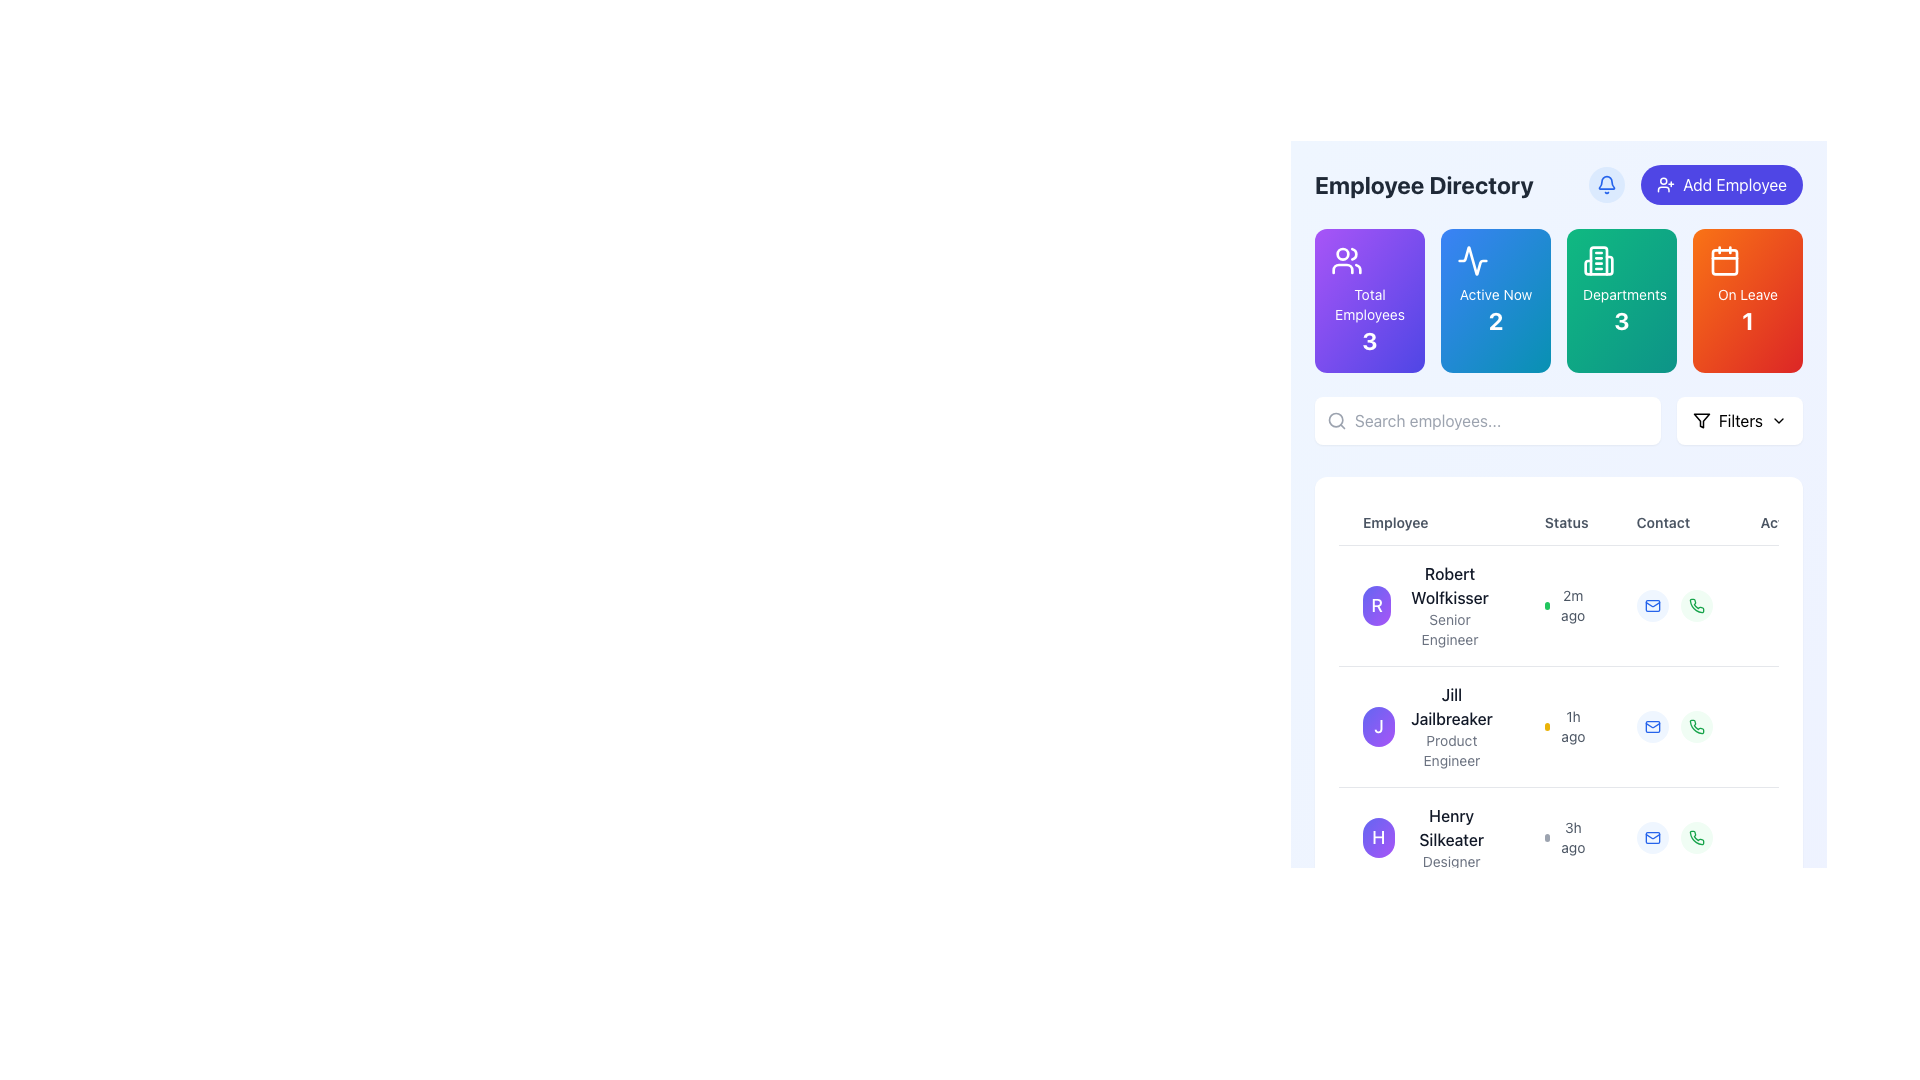 The height and width of the screenshot is (1080, 1920). Describe the element at coordinates (1428, 726) in the screenshot. I see `the Profile card representing an individual employee's details, located second from the top in the employee listing section, below 'Robert Wolfkisser' and above 'Henry Silkeater'` at that location.